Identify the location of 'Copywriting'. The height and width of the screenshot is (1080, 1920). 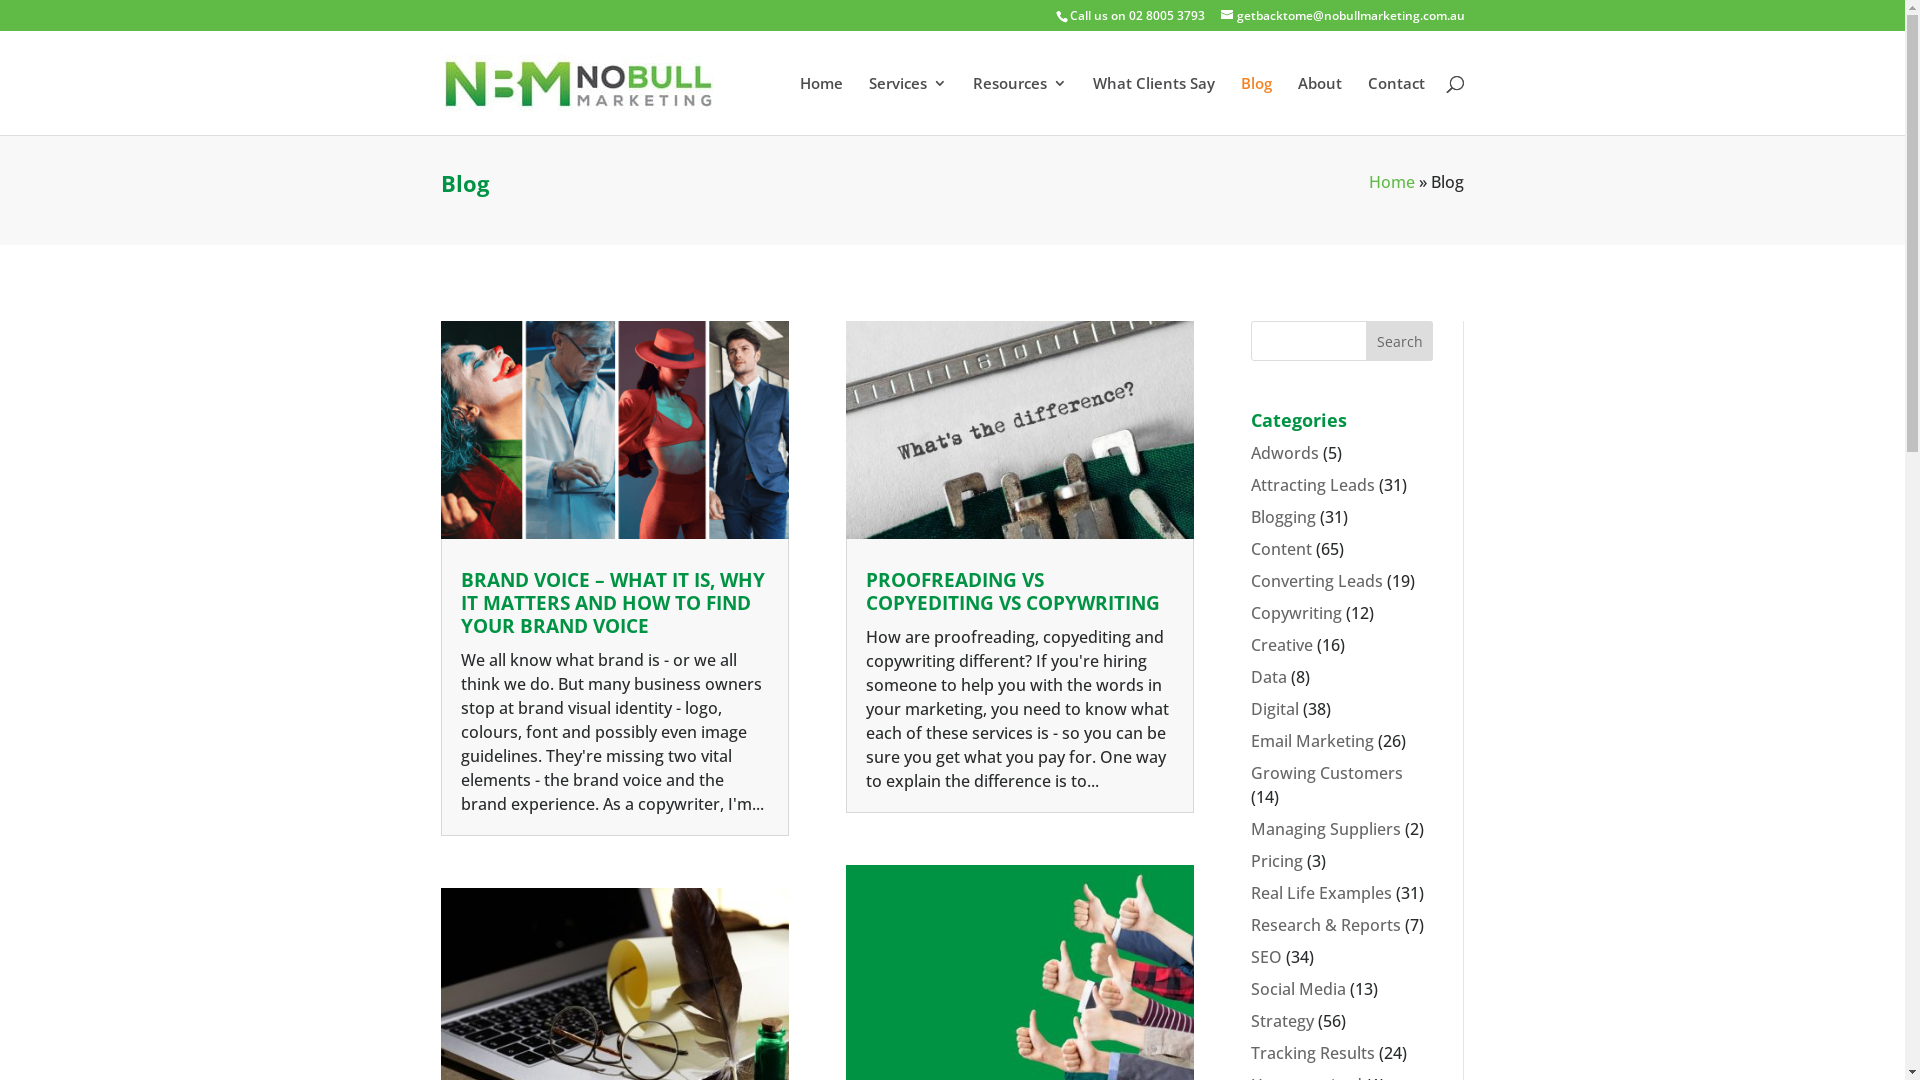
(1250, 612).